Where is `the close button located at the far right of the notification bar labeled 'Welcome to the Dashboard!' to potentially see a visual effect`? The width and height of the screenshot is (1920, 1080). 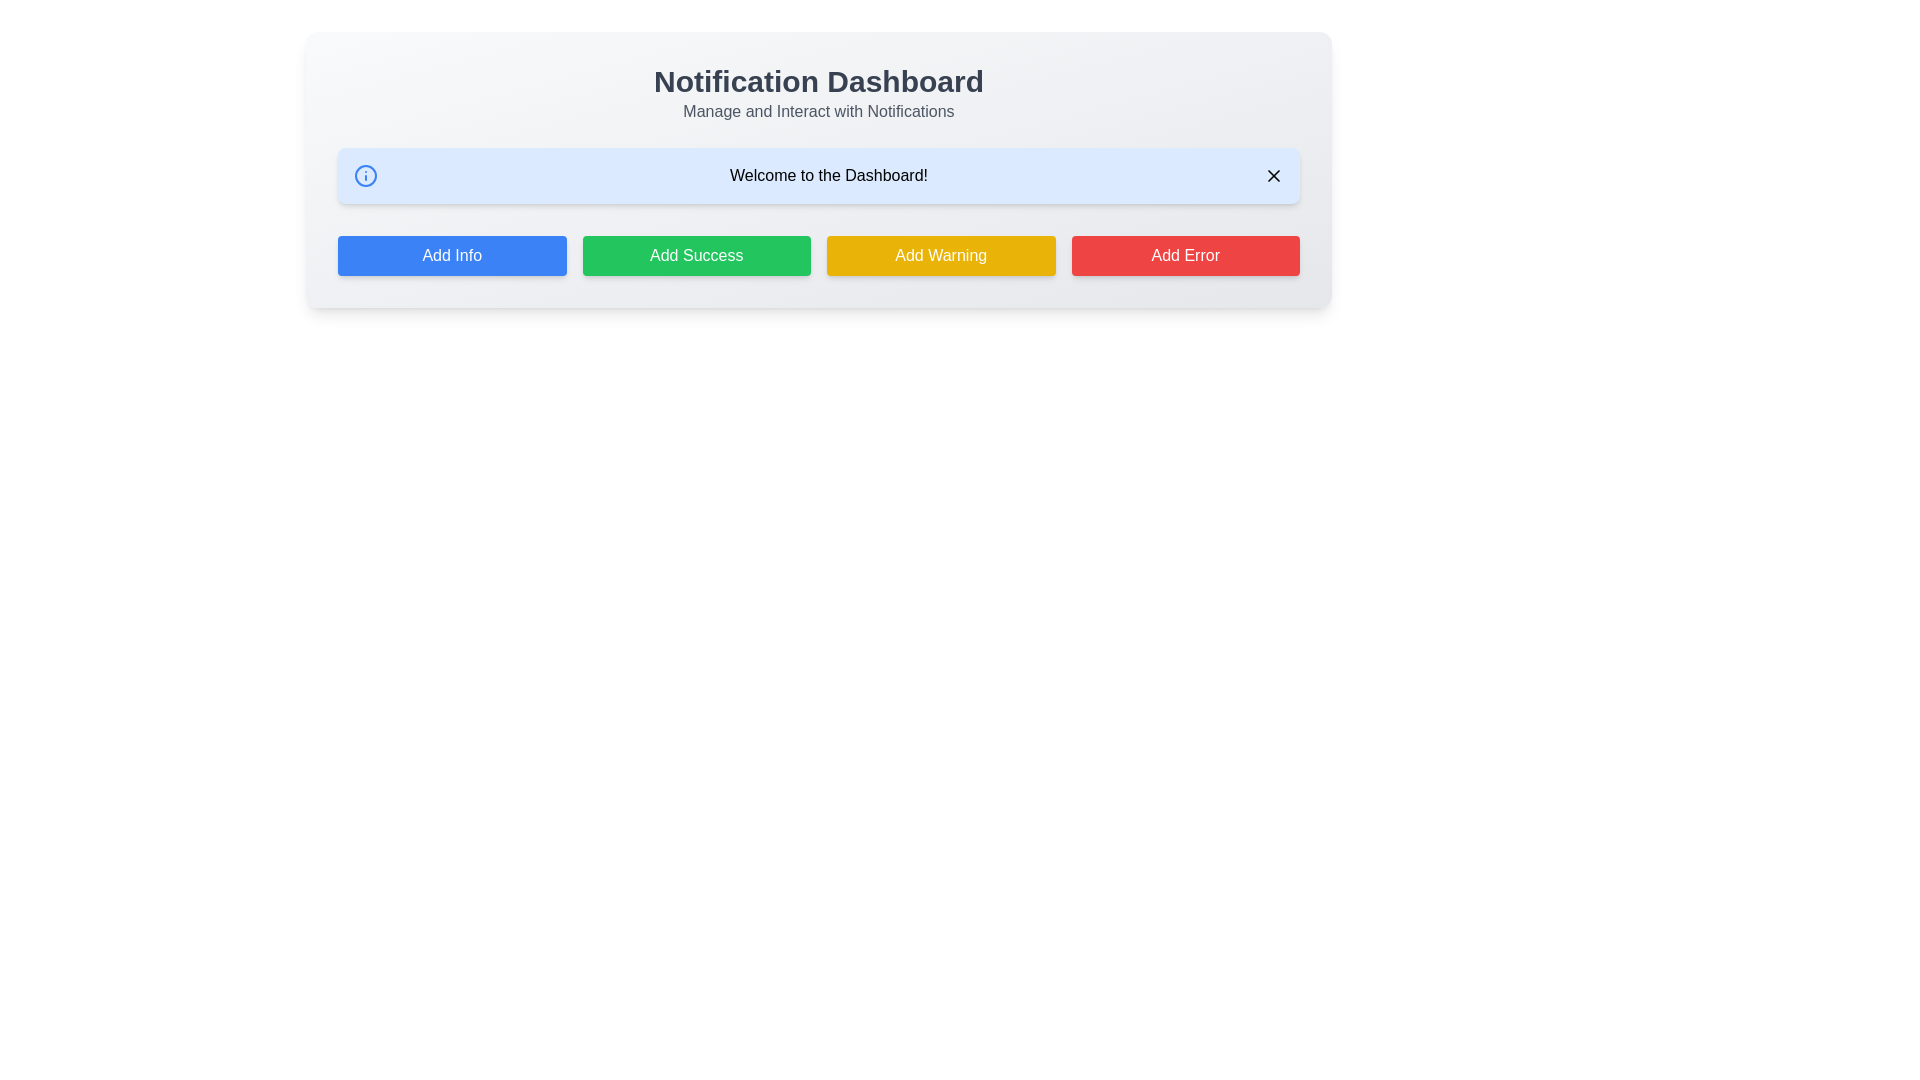
the close button located at the far right of the notification bar labeled 'Welcome to the Dashboard!' to potentially see a visual effect is located at coordinates (1272, 175).